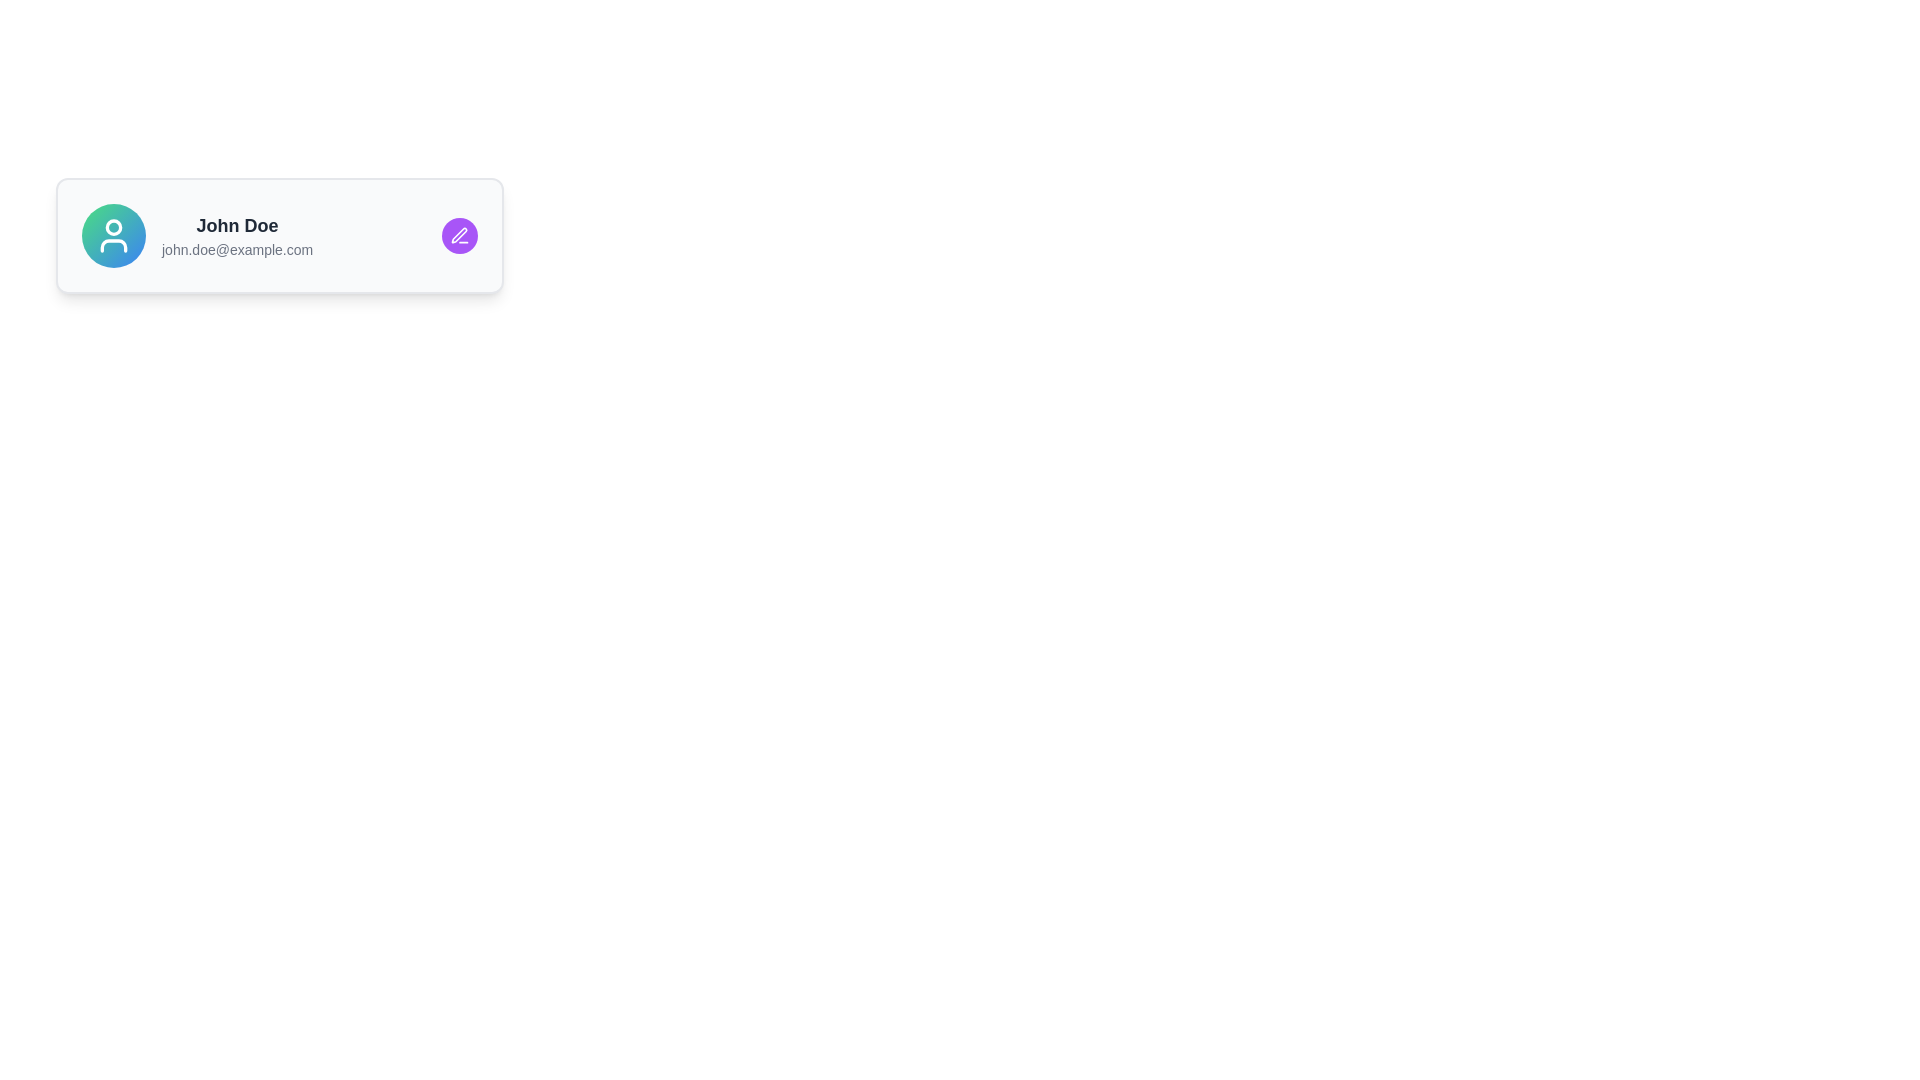  What do you see at coordinates (237, 234) in the screenshot?
I see `the text block containing 'John Doe' and 'john.doe@example.com', which is positioned between a circular icon and a purple circular button with a pen icon` at bounding box center [237, 234].